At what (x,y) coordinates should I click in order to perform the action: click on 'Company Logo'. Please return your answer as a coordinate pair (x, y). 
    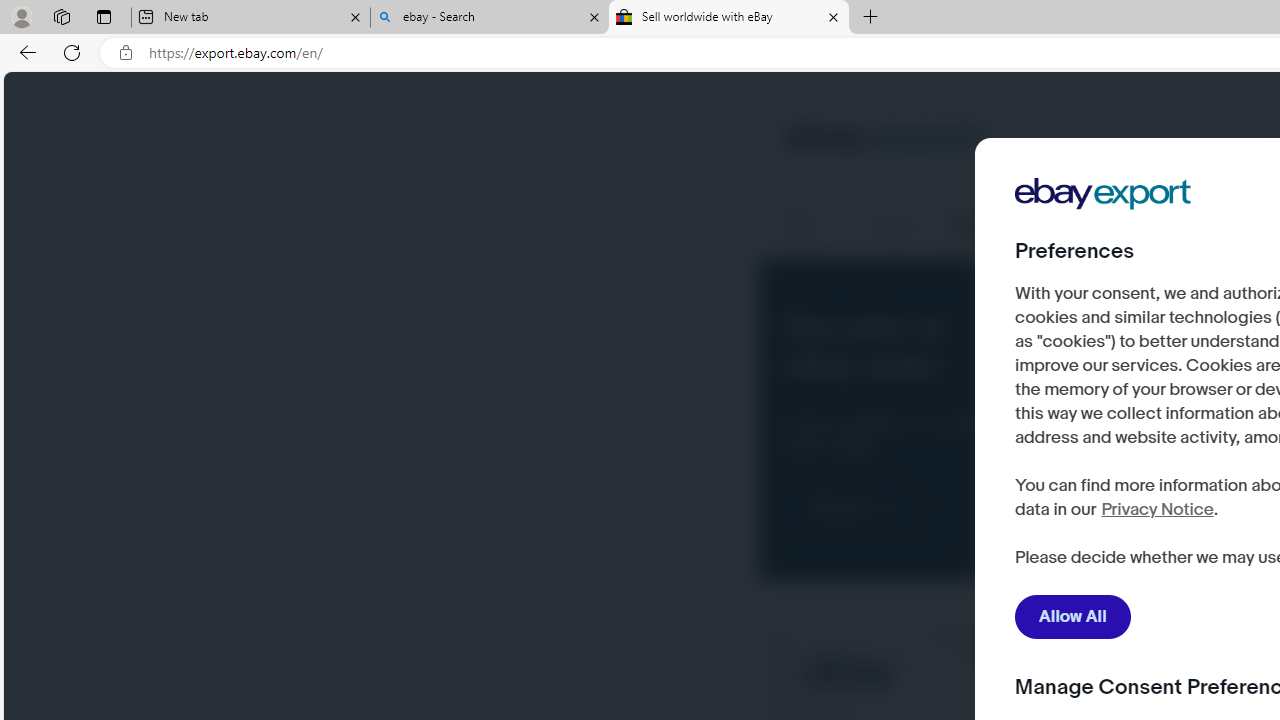
    Looking at the image, I should click on (1102, 194).